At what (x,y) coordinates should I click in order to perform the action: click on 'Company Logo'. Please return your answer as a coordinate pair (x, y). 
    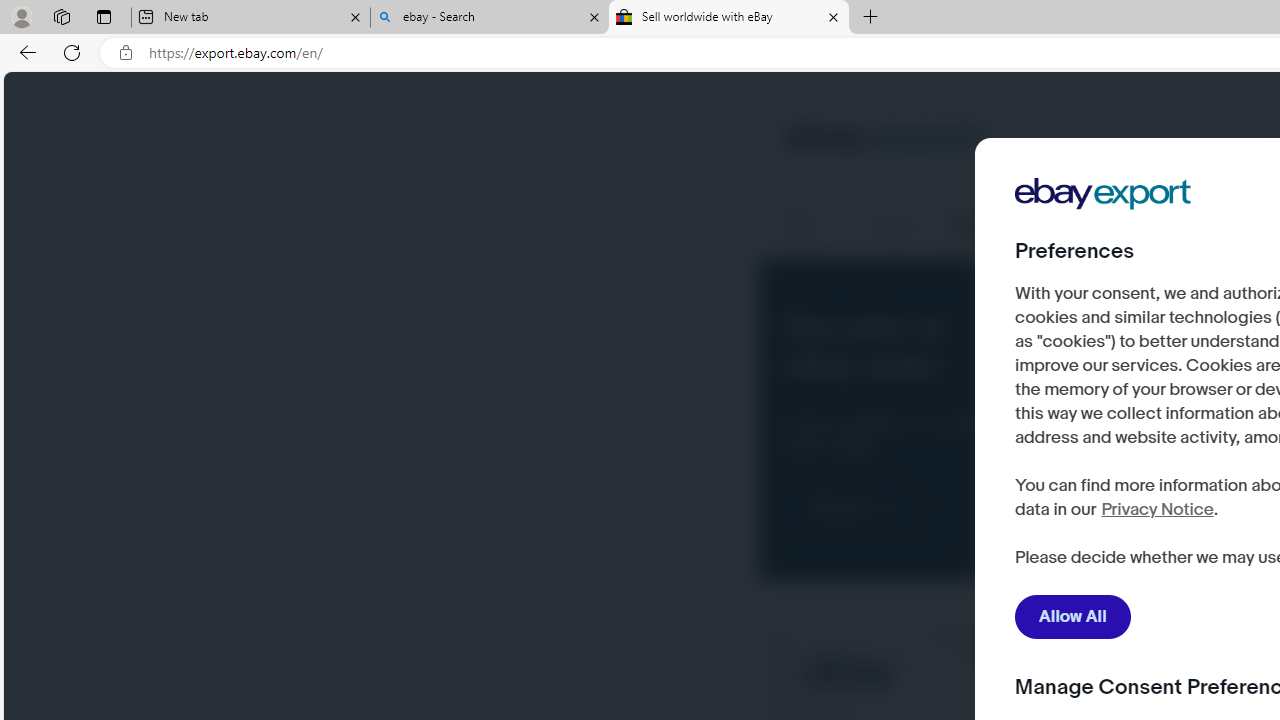
    Looking at the image, I should click on (1102, 194).